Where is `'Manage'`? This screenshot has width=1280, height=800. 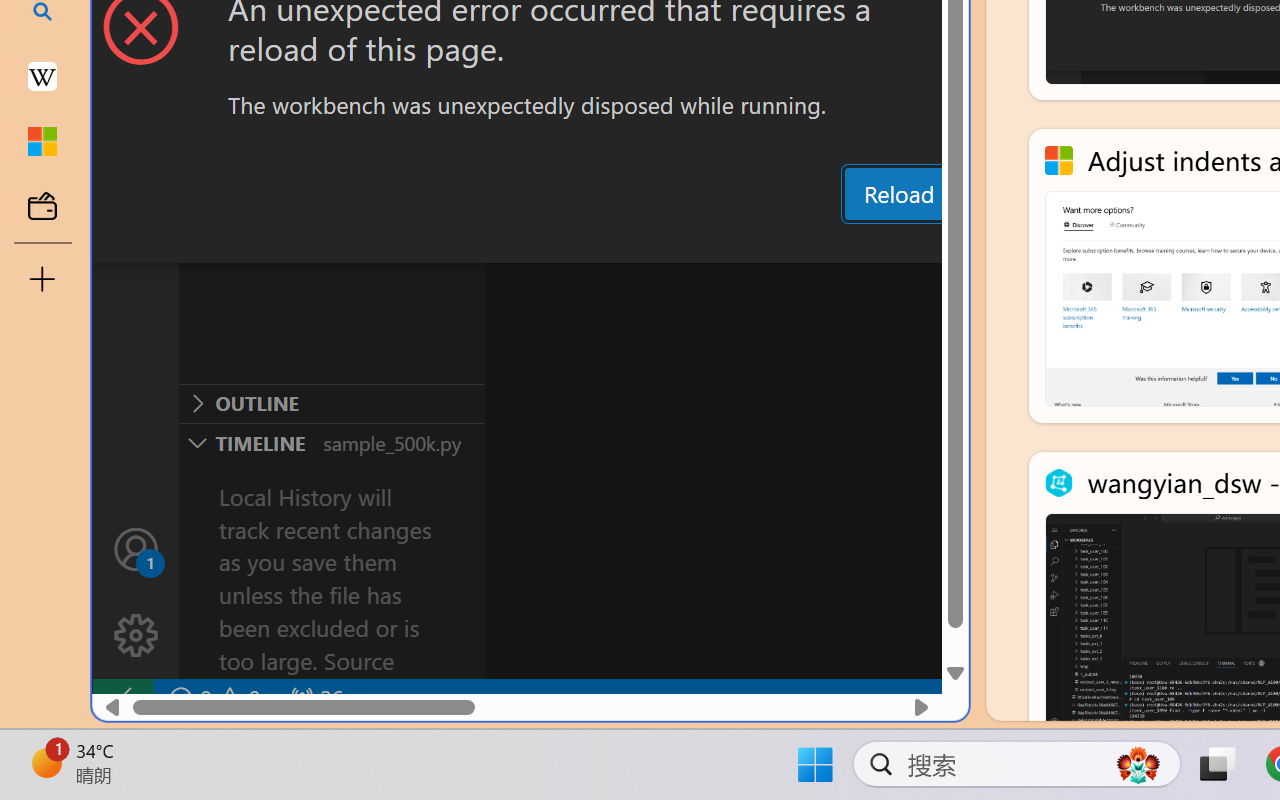 'Manage' is located at coordinates (134, 591).